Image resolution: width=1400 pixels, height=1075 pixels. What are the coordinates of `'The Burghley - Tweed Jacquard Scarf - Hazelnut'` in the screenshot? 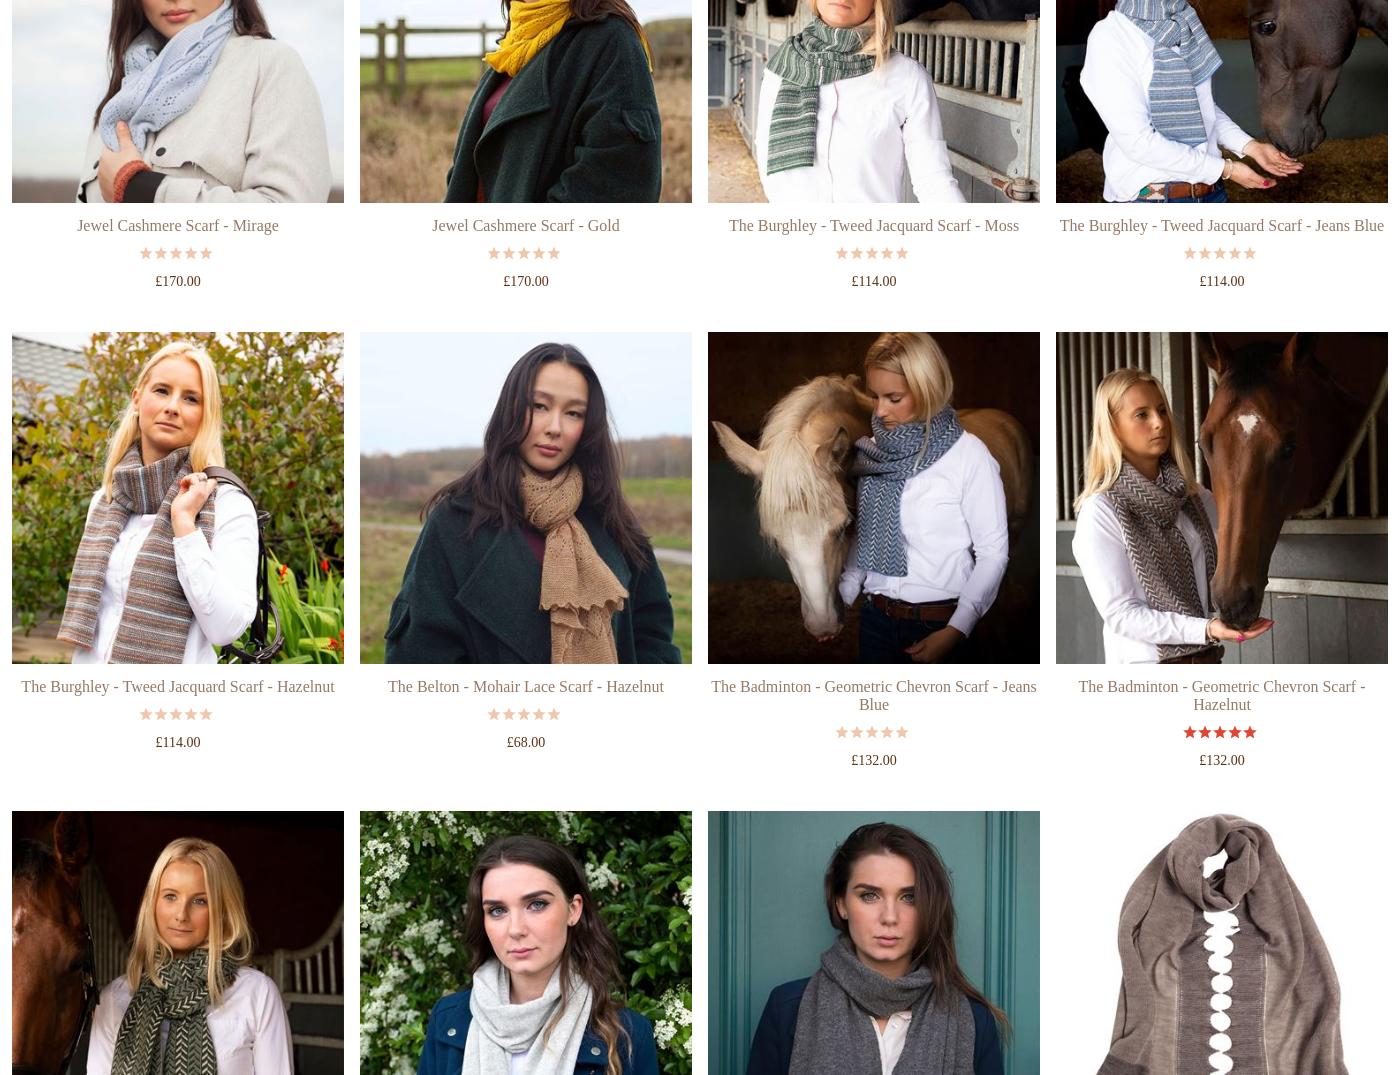 It's located at (176, 761).